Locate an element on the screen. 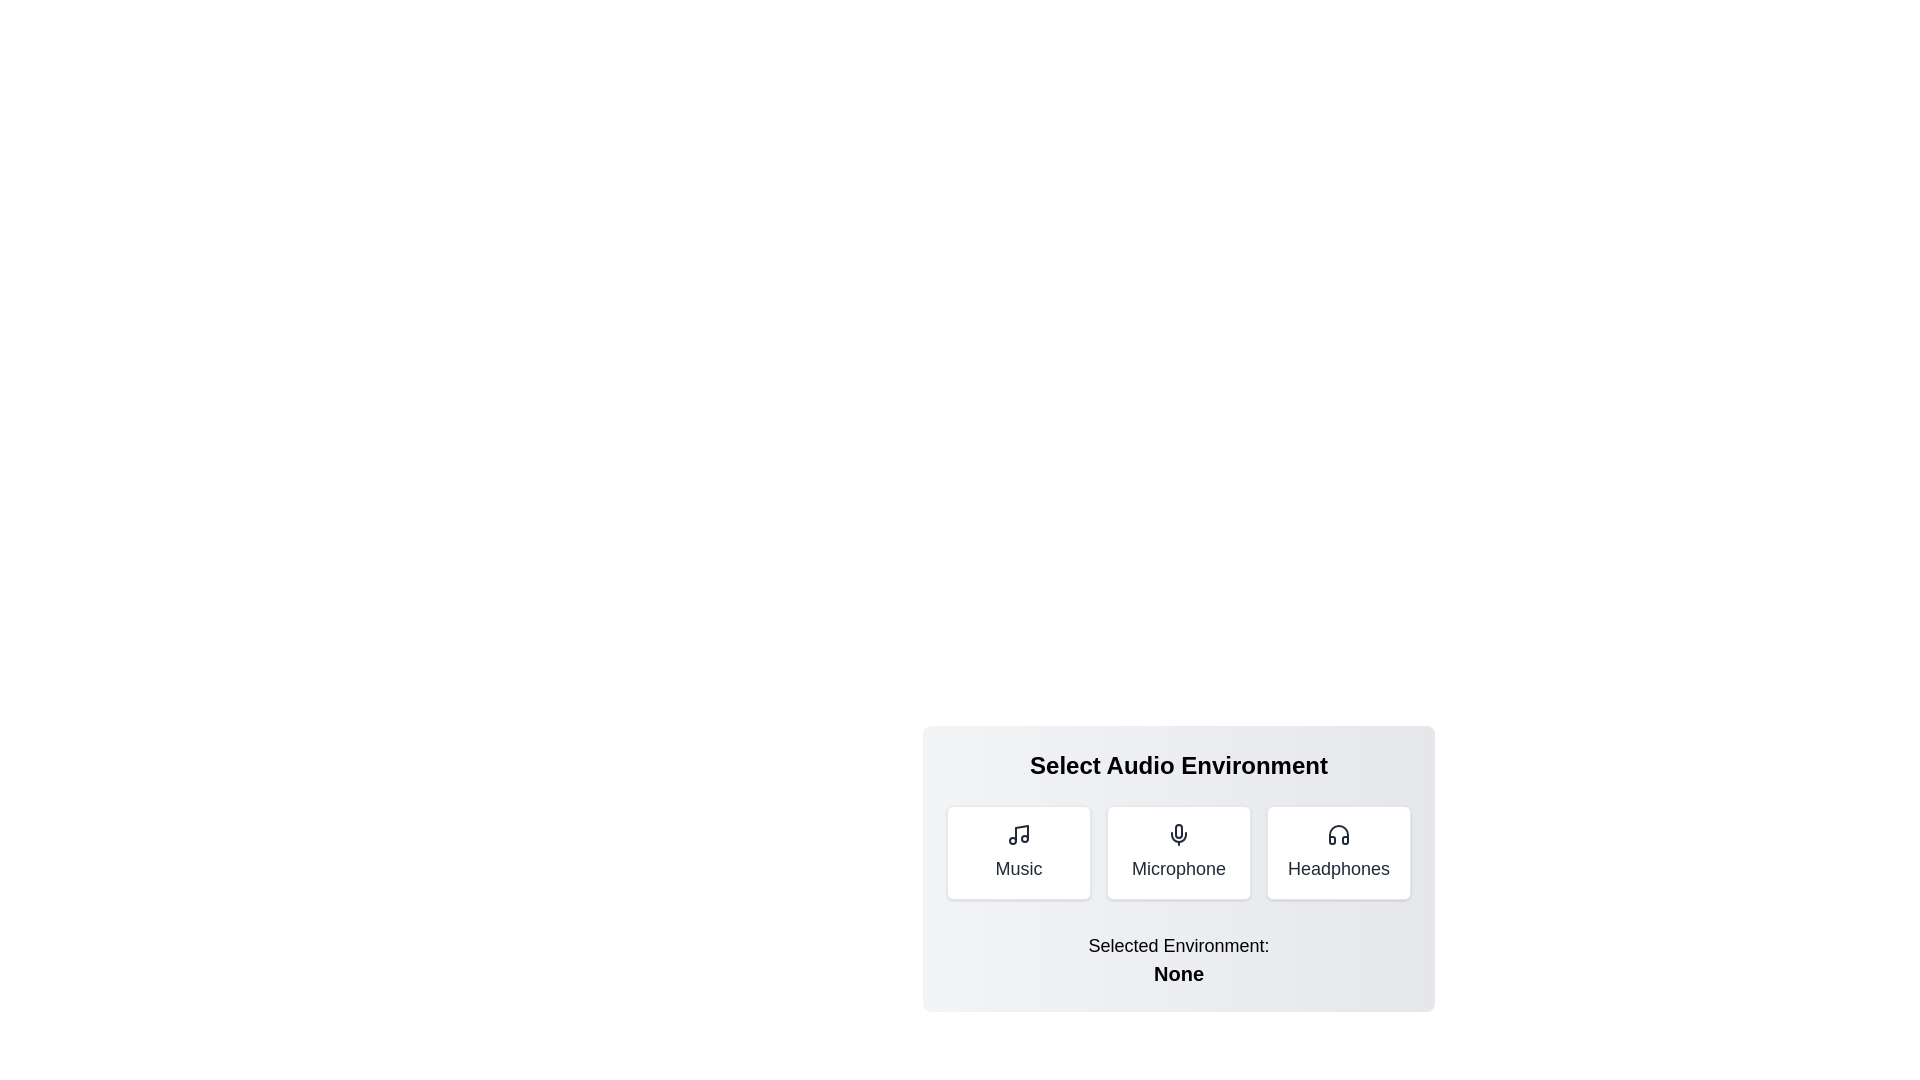  the selection panel containing buttons for 'Music', 'Microphone', and 'Headphones' is located at coordinates (1179, 870).